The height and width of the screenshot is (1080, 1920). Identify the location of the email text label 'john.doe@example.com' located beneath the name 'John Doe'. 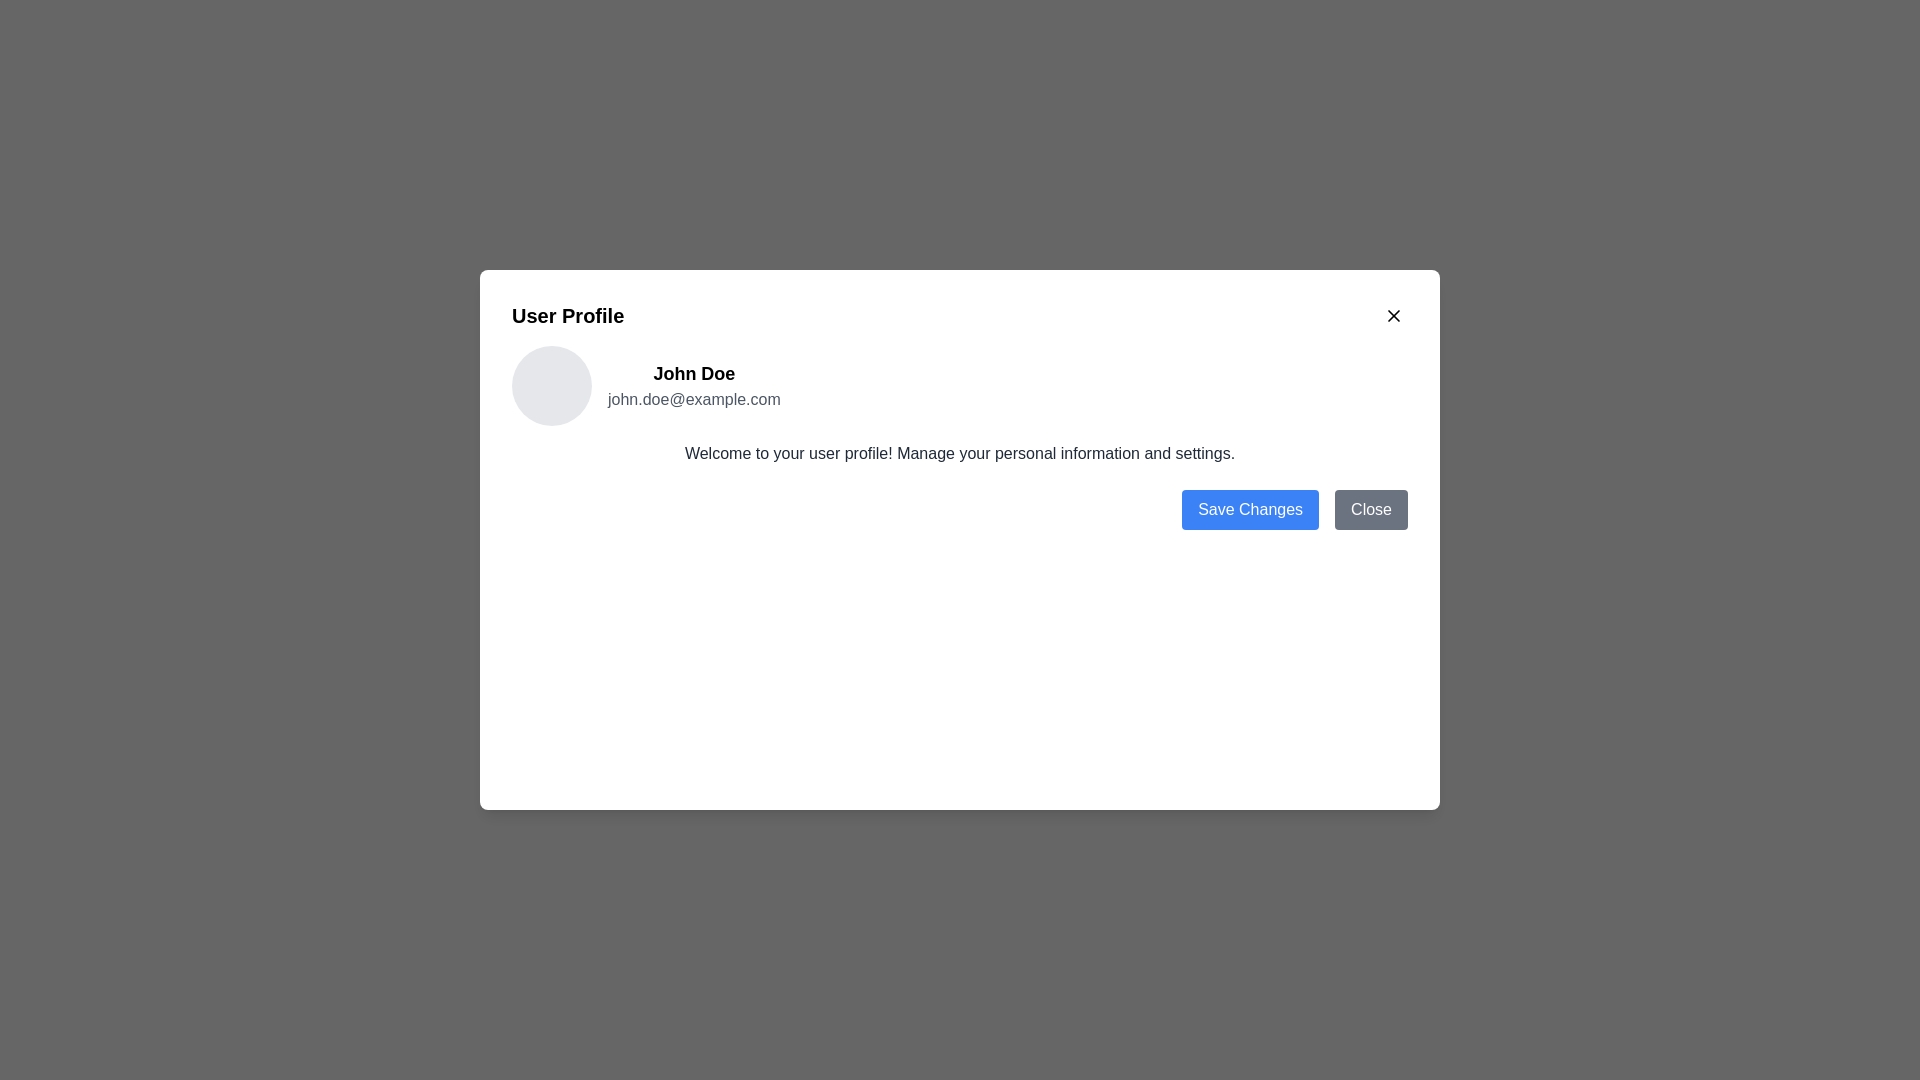
(694, 400).